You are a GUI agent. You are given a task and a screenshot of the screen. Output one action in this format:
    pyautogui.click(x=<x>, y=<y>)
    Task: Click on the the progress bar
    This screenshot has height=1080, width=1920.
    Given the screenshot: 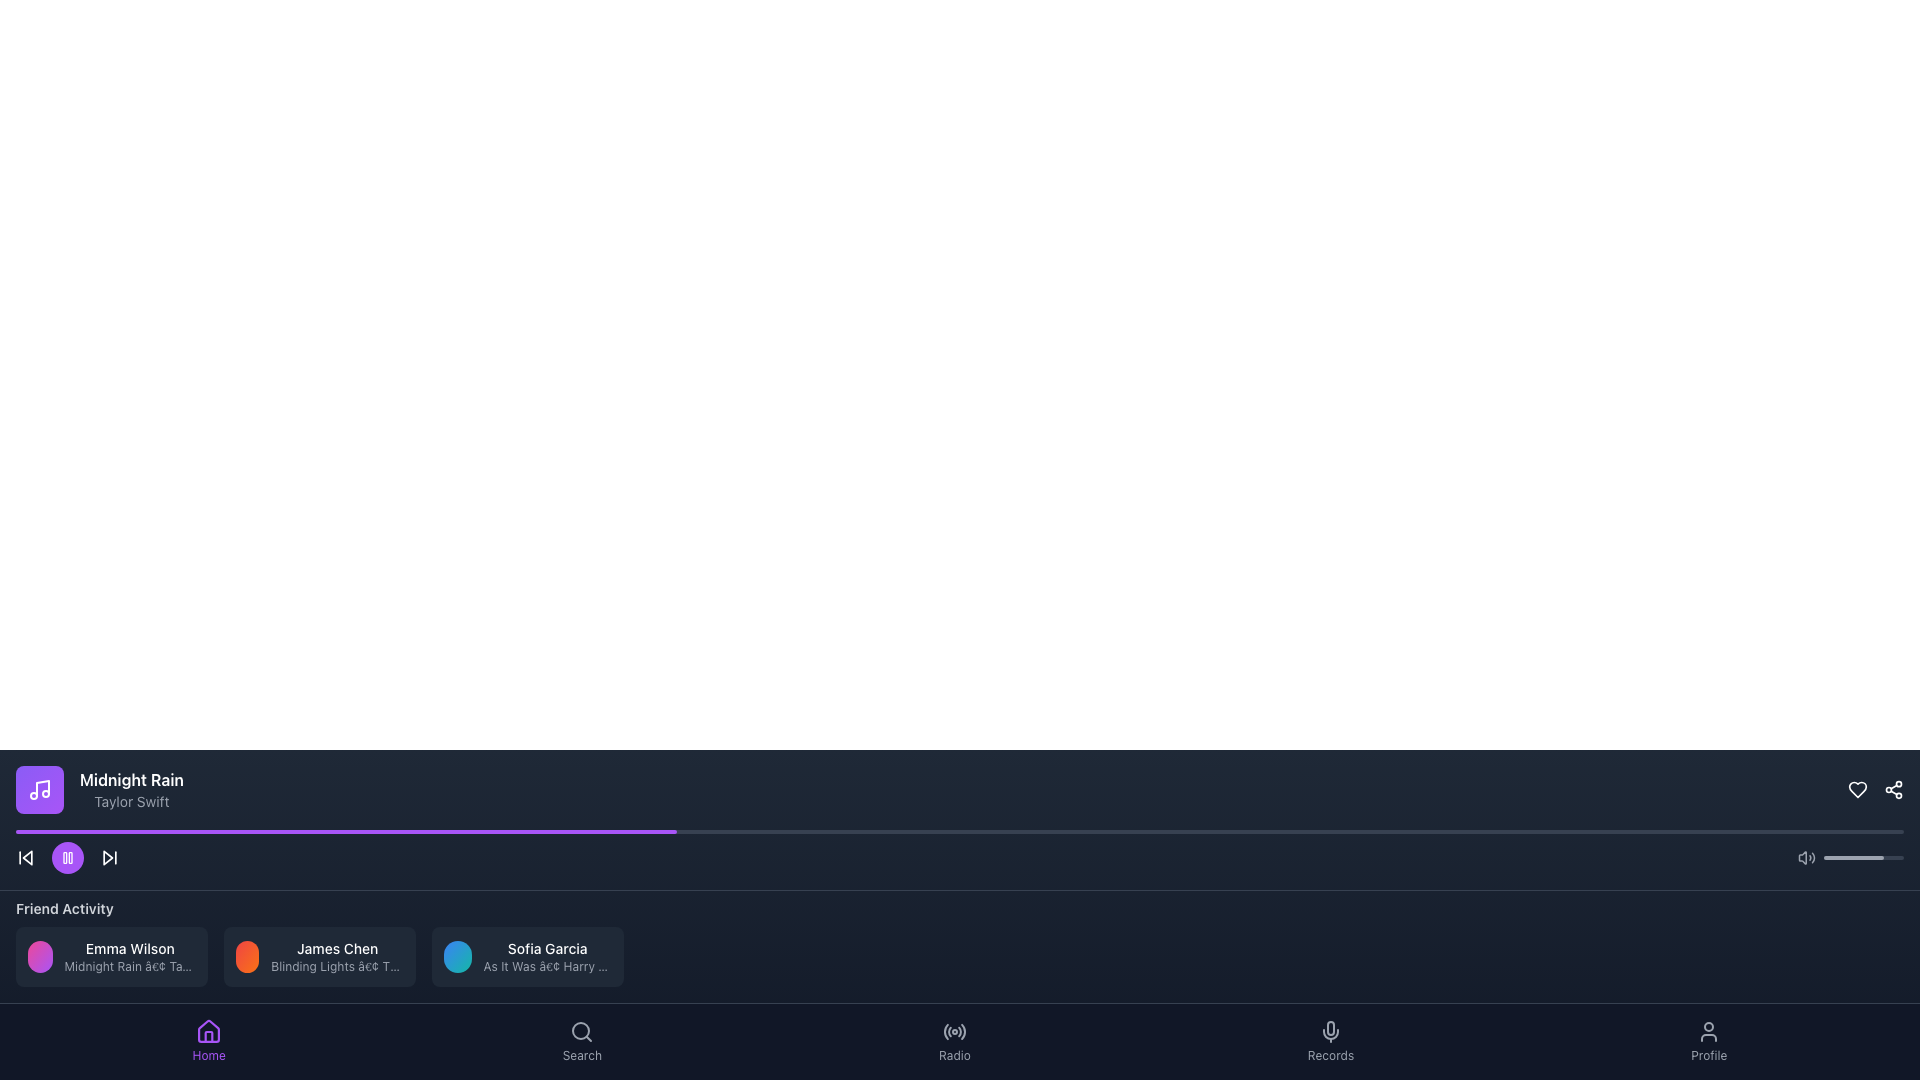 What is the action you would take?
    pyautogui.click(x=883, y=832)
    